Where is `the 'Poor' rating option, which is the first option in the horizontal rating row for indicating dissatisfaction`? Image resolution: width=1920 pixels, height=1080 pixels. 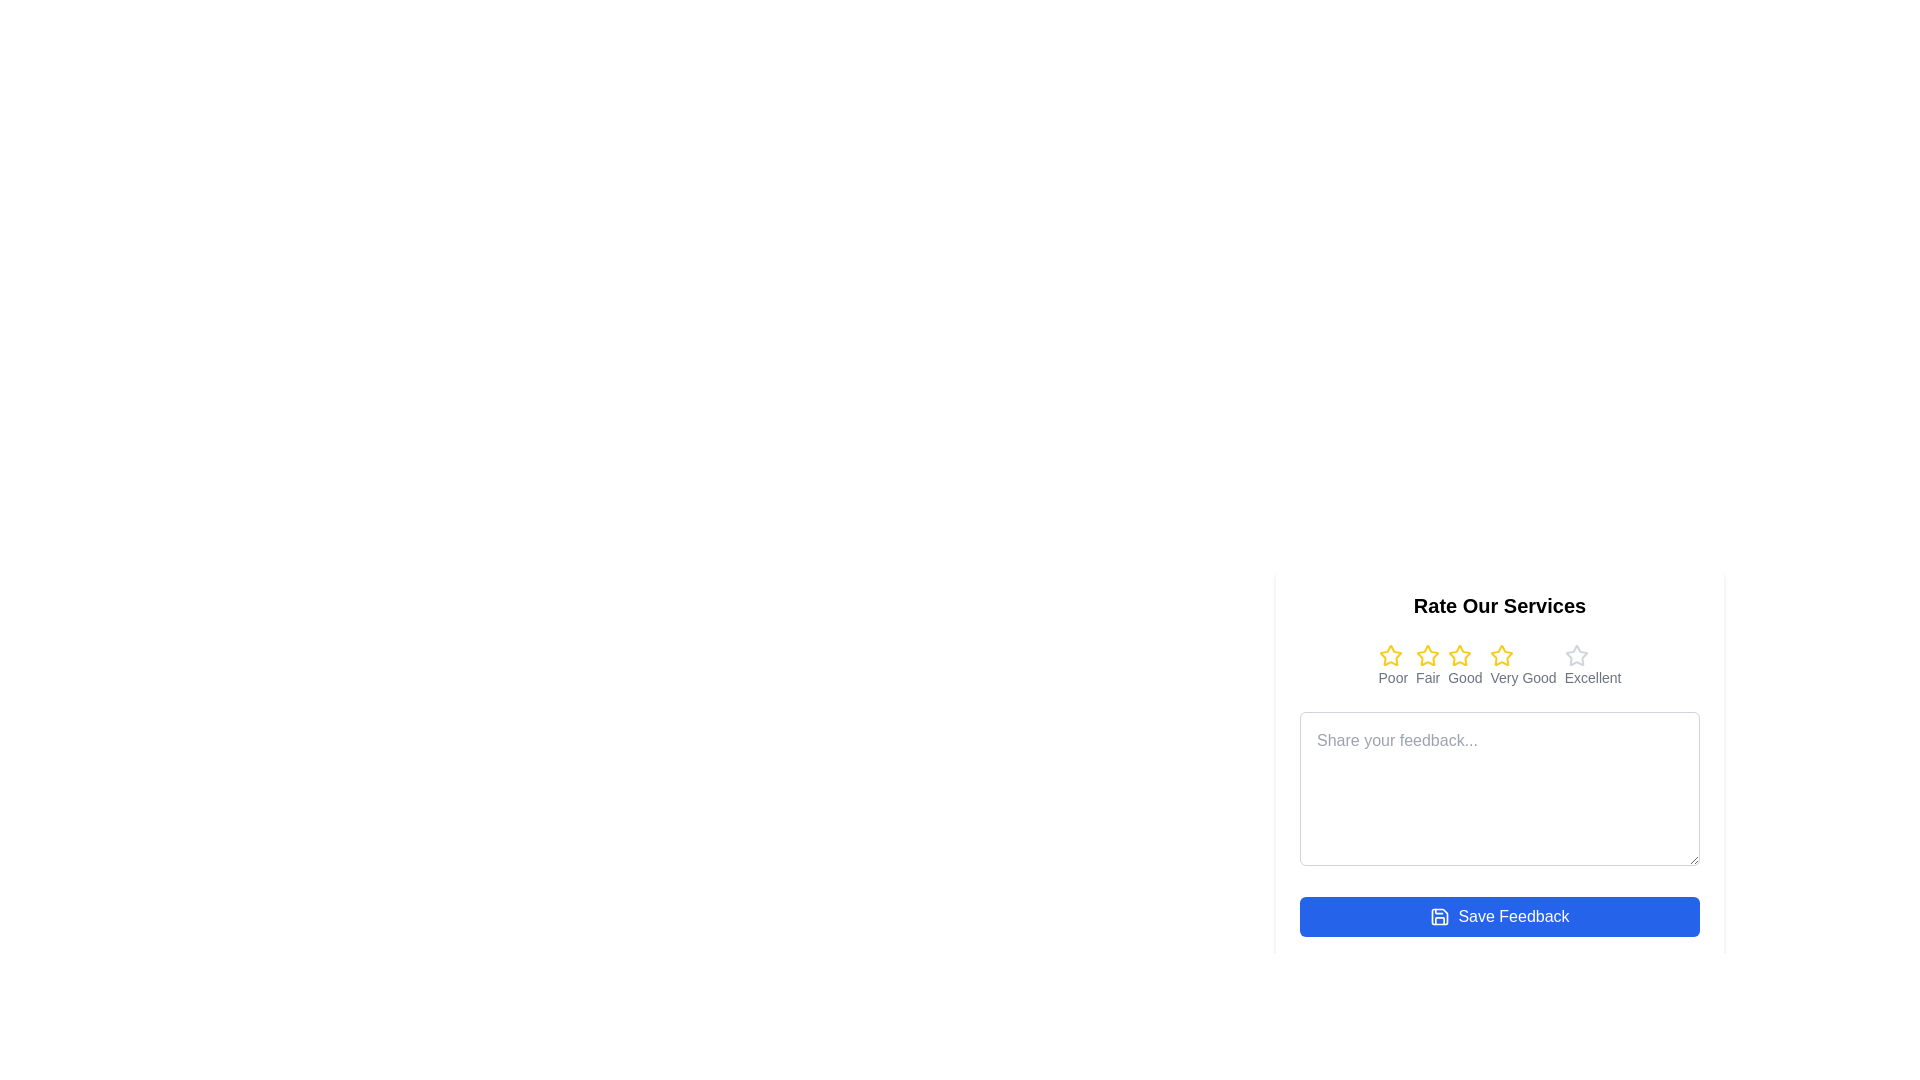 the 'Poor' rating option, which is the first option in the horizontal rating row for indicating dissatisfaction is located at coordinates (1392, 666).